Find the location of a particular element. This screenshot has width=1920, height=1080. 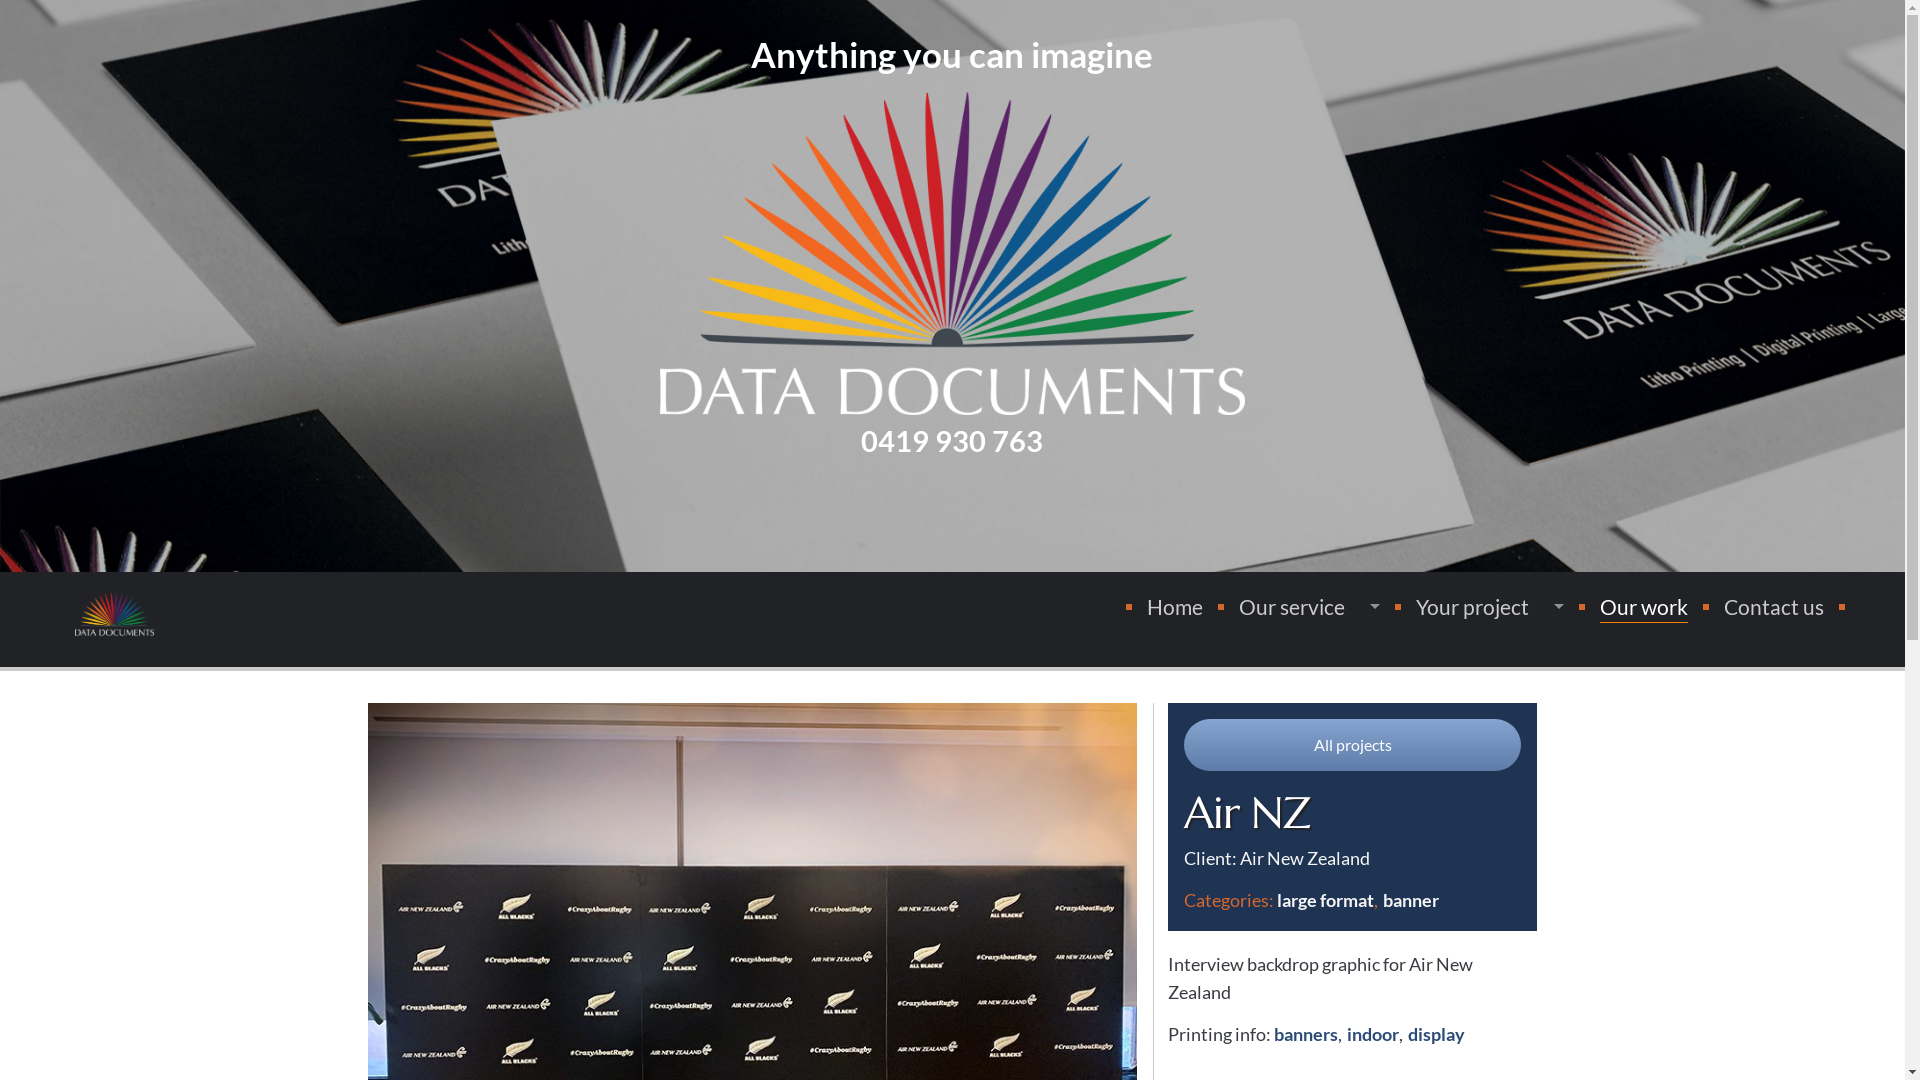

'Home' is located at coordinates (1147, 605).